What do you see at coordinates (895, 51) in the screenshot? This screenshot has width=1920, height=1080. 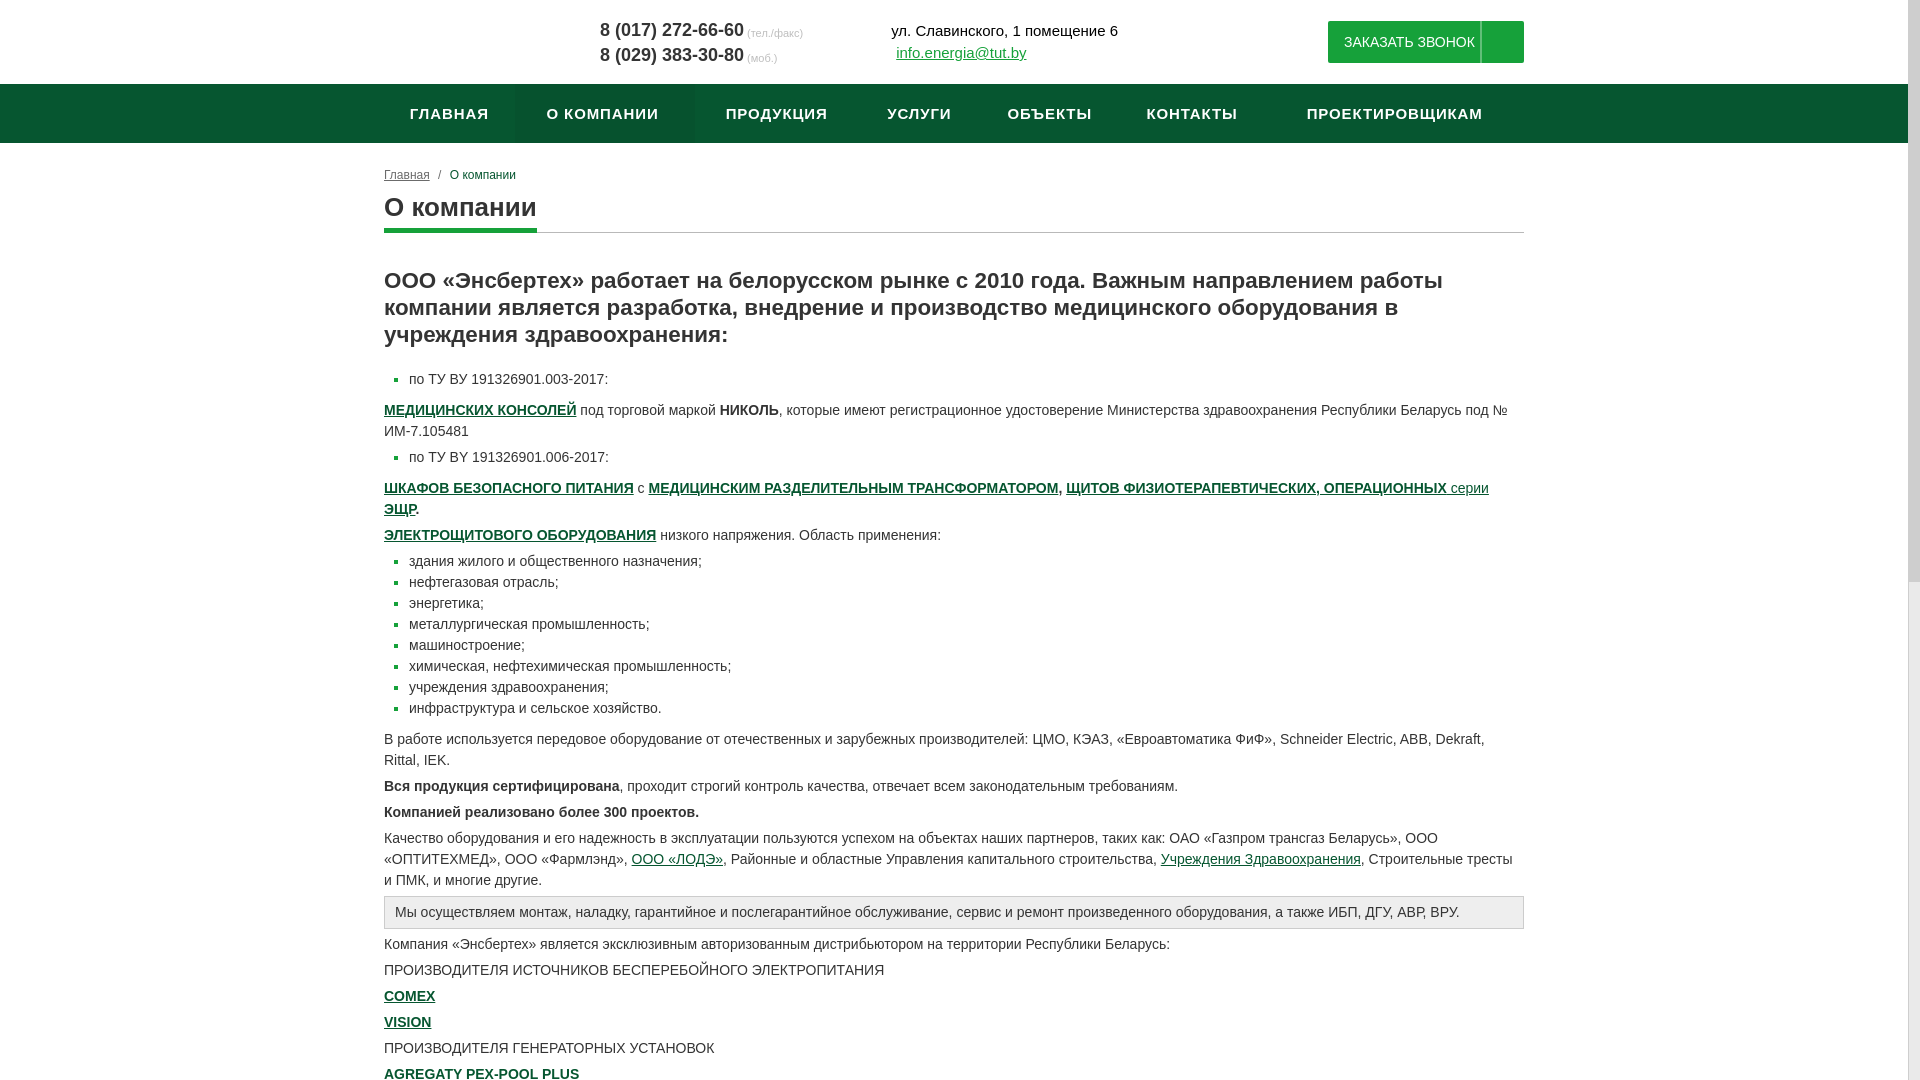 I see `'info.energia@tut.by'` at bounding box center [895, 51].